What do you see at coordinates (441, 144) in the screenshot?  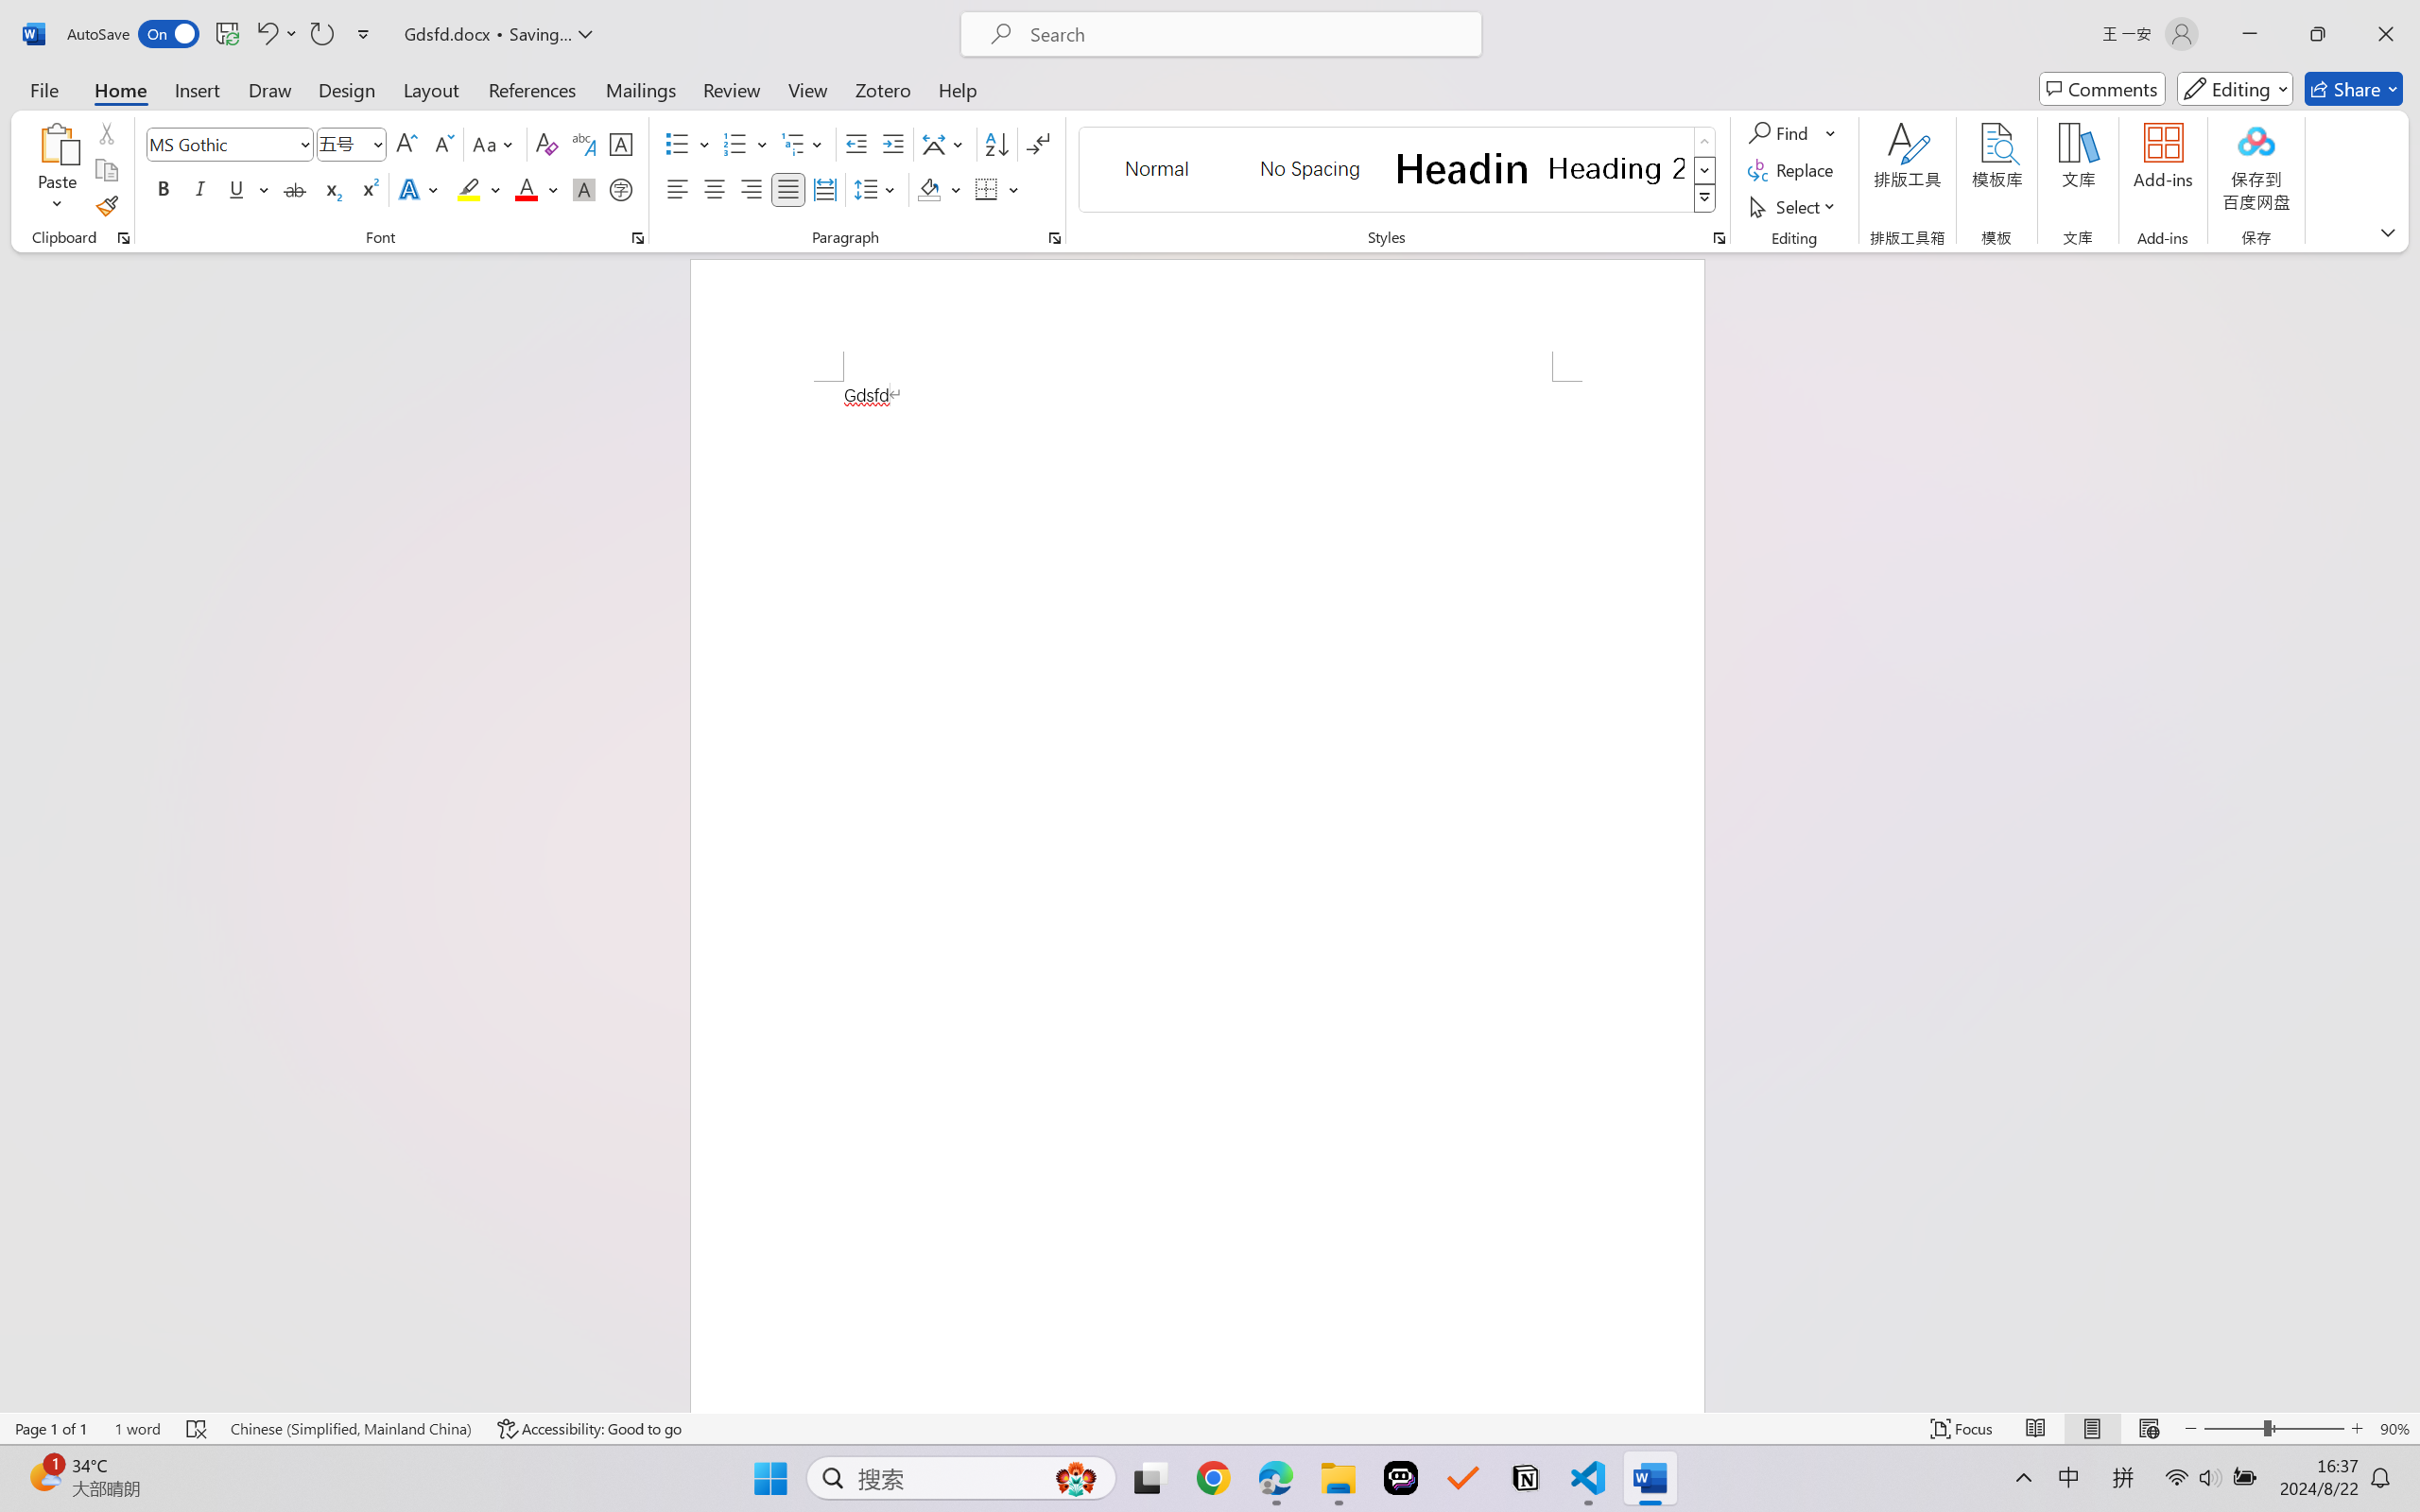 I see `'Shrink Font'` at bounding box center [441, 144].